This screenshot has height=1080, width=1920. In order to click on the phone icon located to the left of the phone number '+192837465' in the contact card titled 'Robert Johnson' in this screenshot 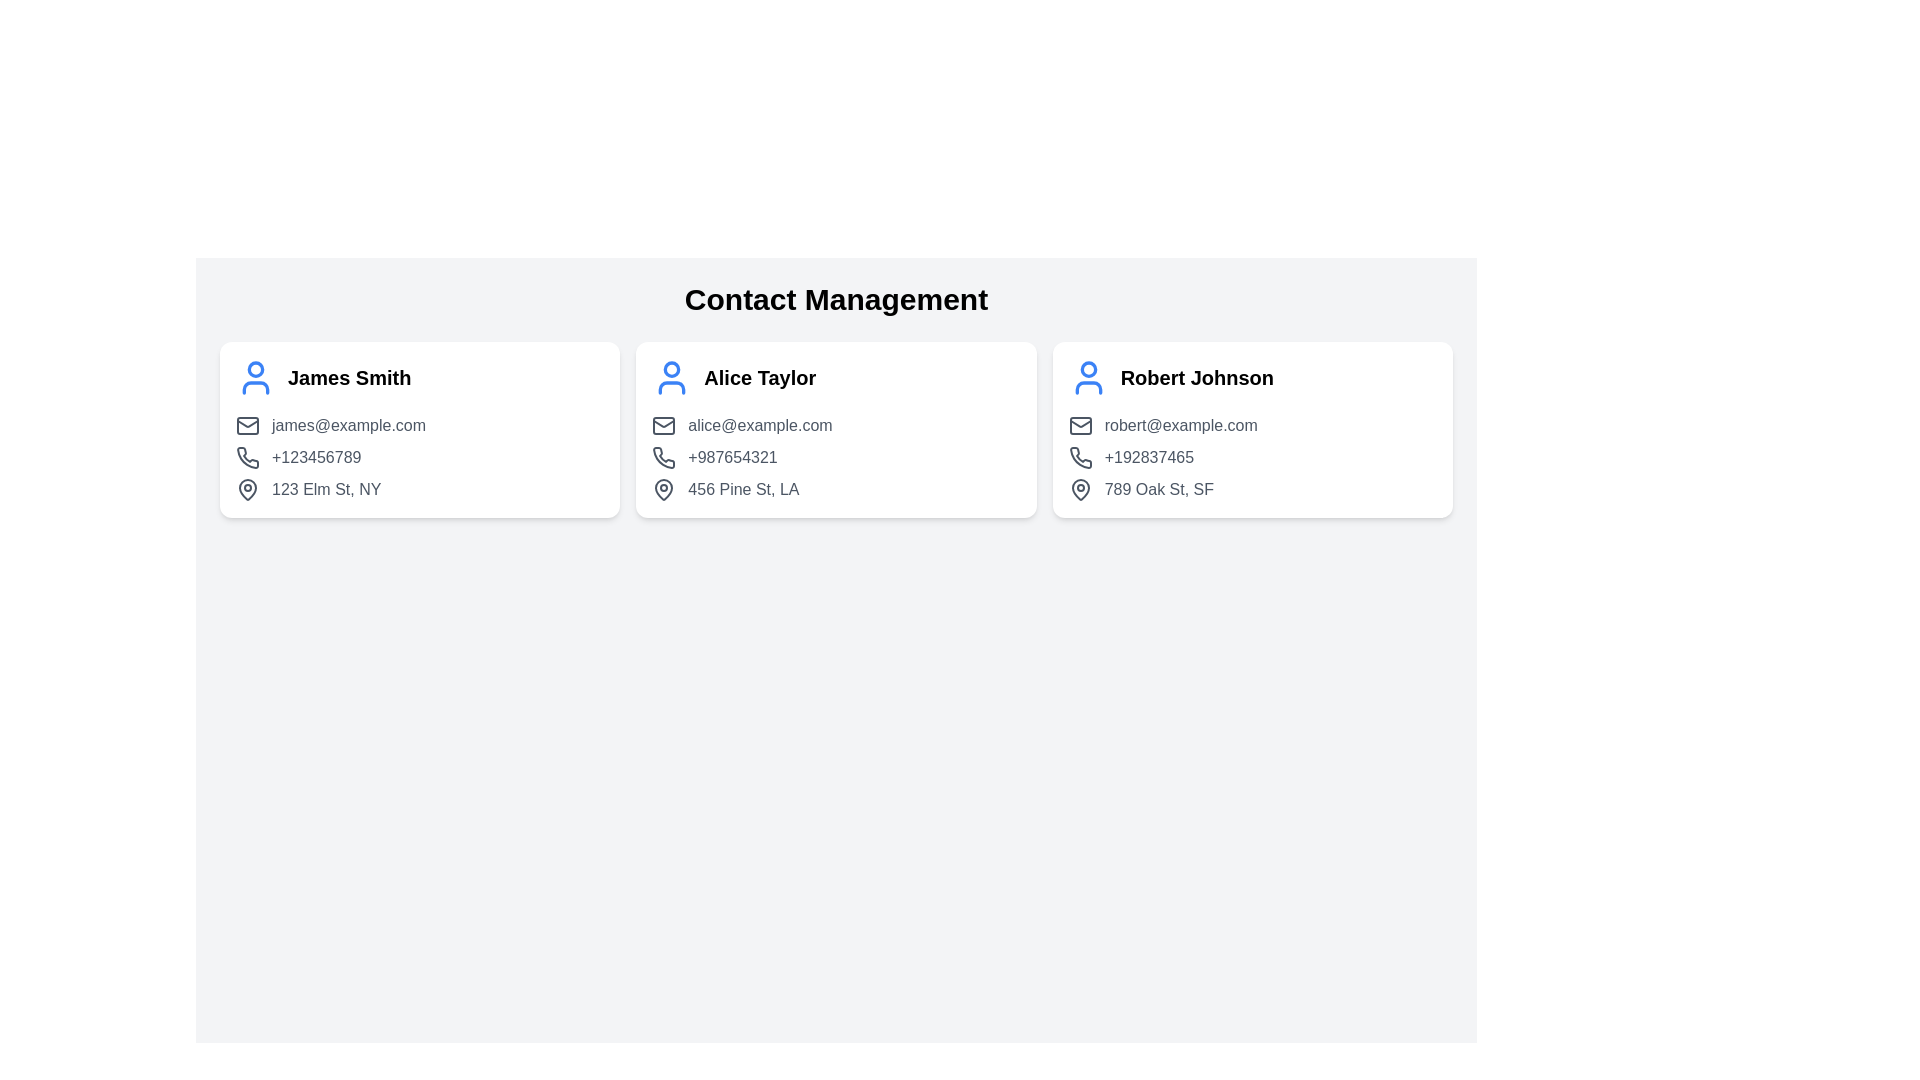, I will do `click(1079, 458)`.